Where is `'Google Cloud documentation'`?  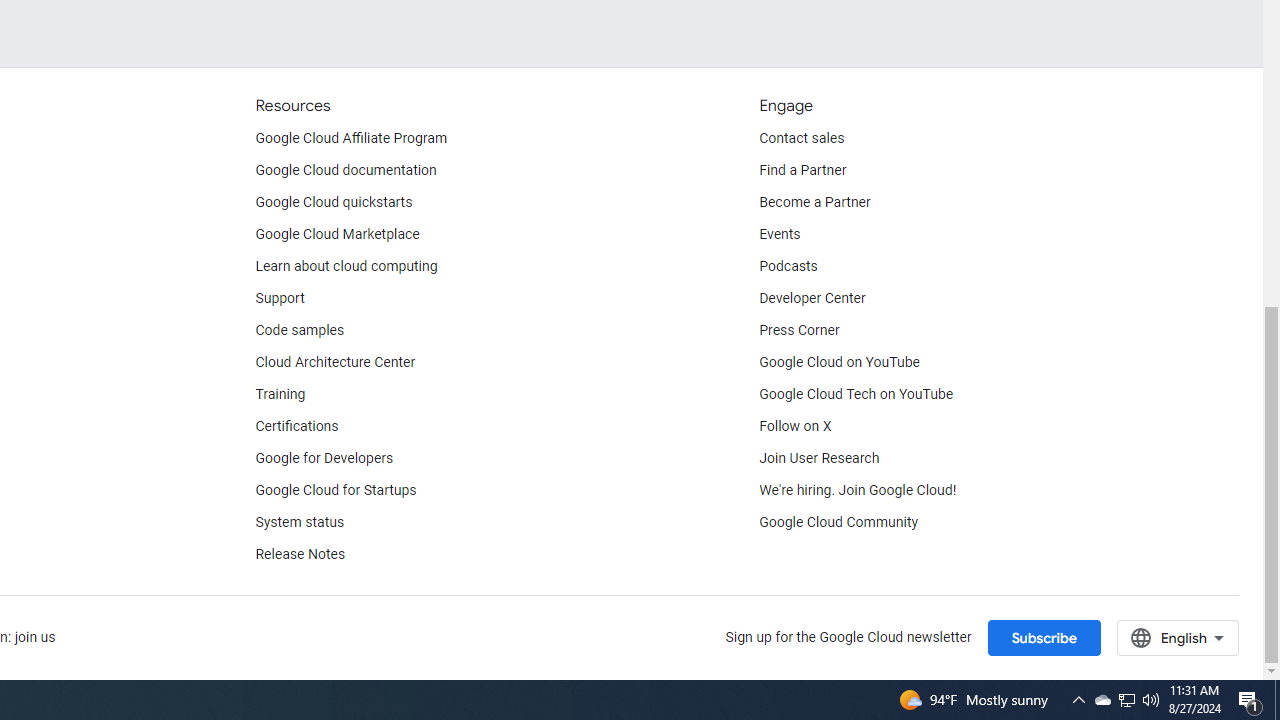
'Google Cloud documentation' is located at coordinates (345, 170).